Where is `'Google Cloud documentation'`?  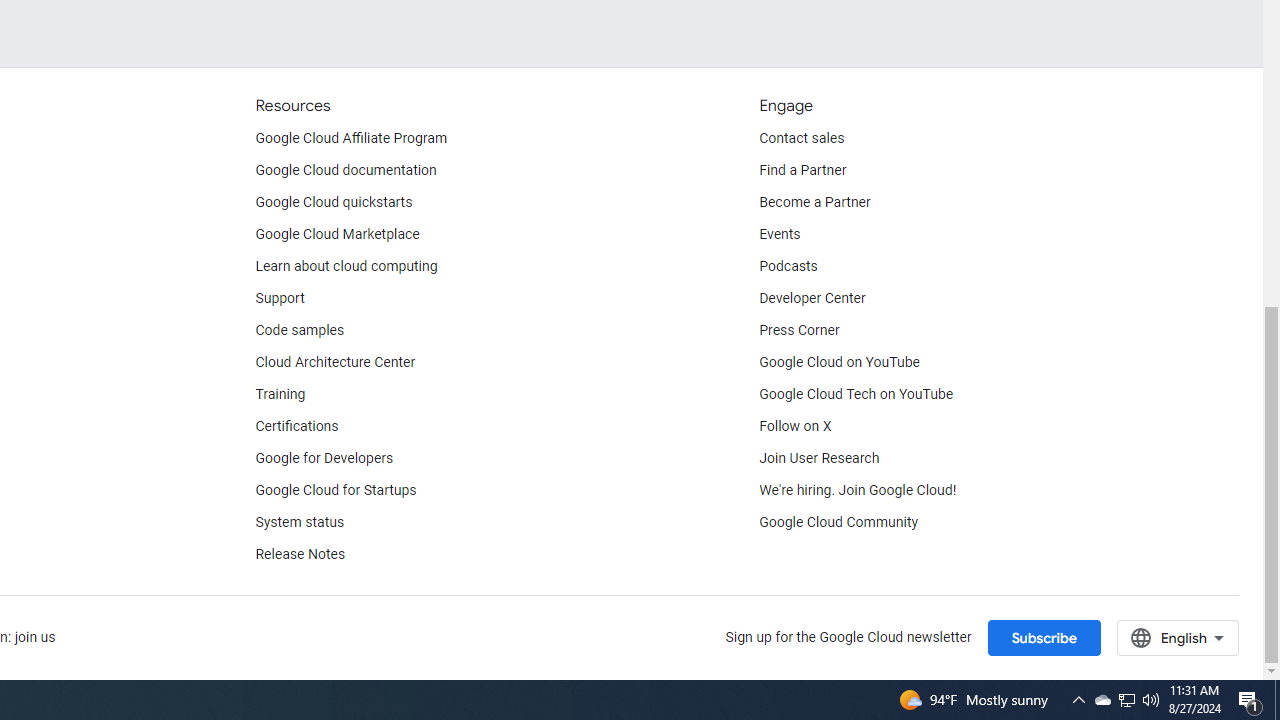
'Google Cloud documentation' is located at coordinates (345, 170).